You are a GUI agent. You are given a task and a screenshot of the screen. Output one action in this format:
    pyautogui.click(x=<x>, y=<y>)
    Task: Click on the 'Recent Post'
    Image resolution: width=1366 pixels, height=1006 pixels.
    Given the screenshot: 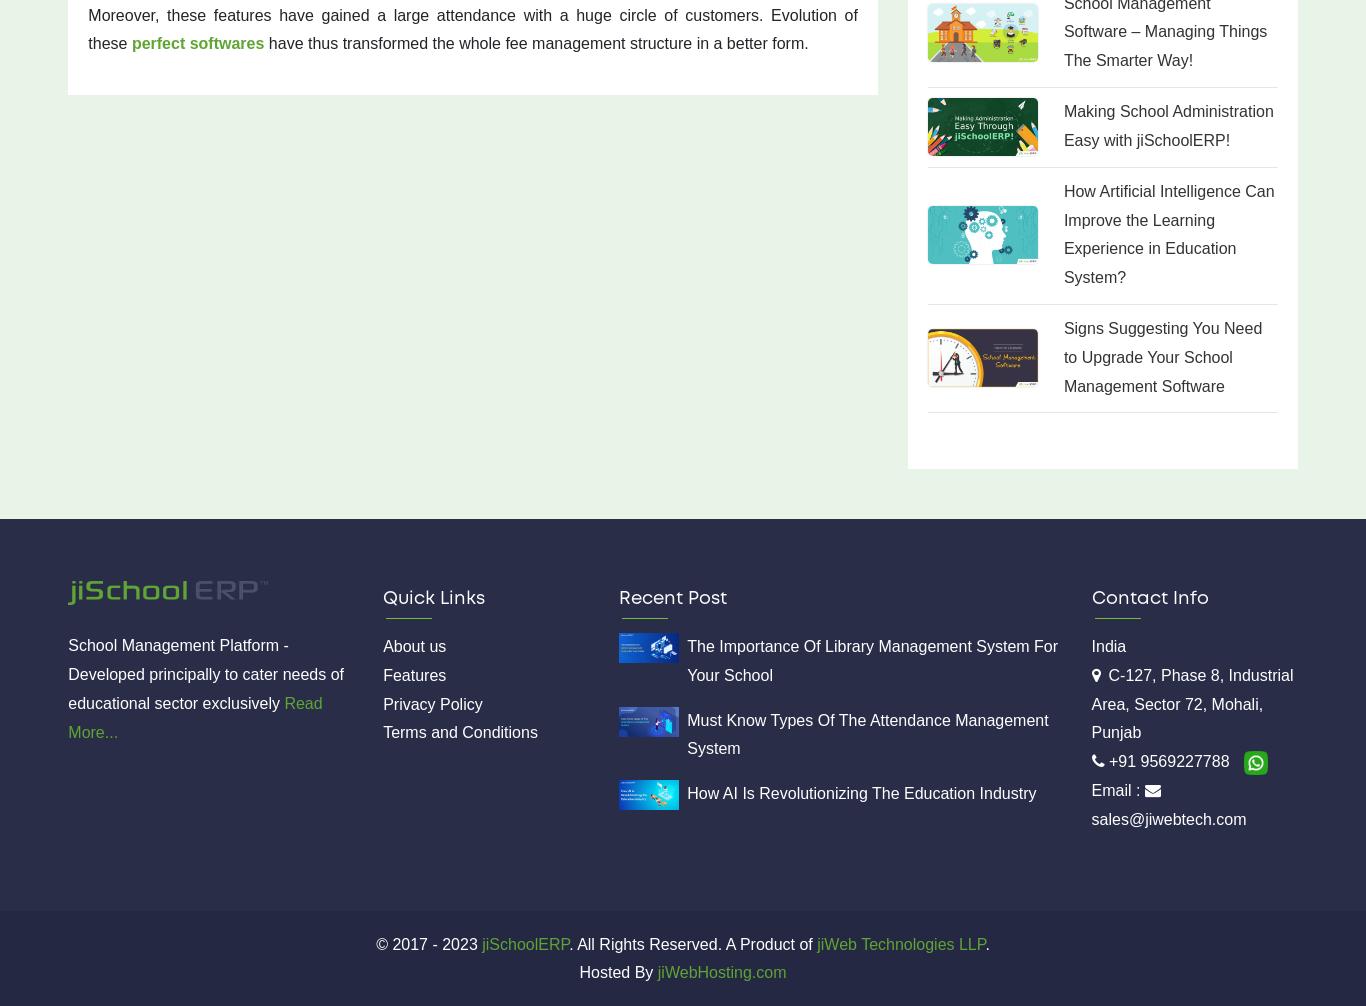 What is the action you would take?
    pyautogui.click(x=672, y=598)
    